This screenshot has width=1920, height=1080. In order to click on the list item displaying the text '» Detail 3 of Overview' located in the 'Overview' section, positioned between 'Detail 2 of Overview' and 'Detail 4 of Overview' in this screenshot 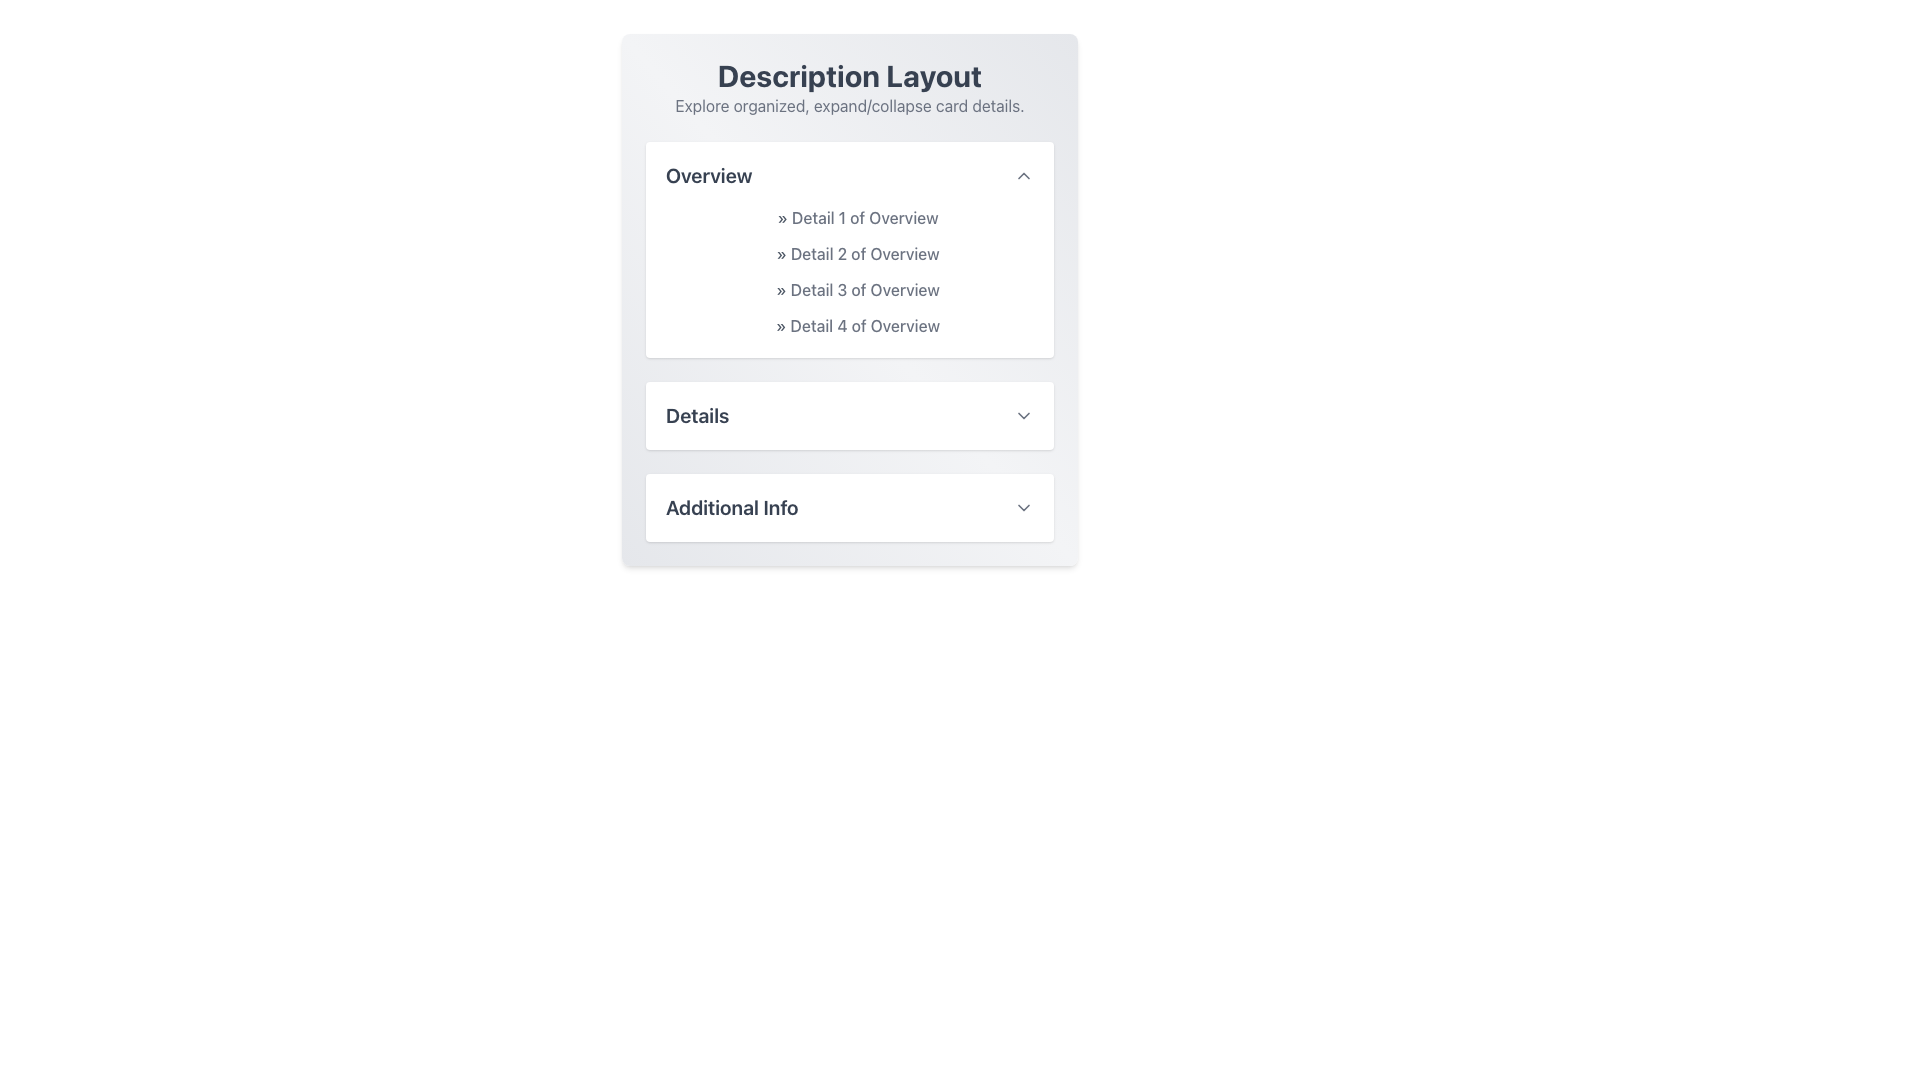, I will do `click(849, 289)`.